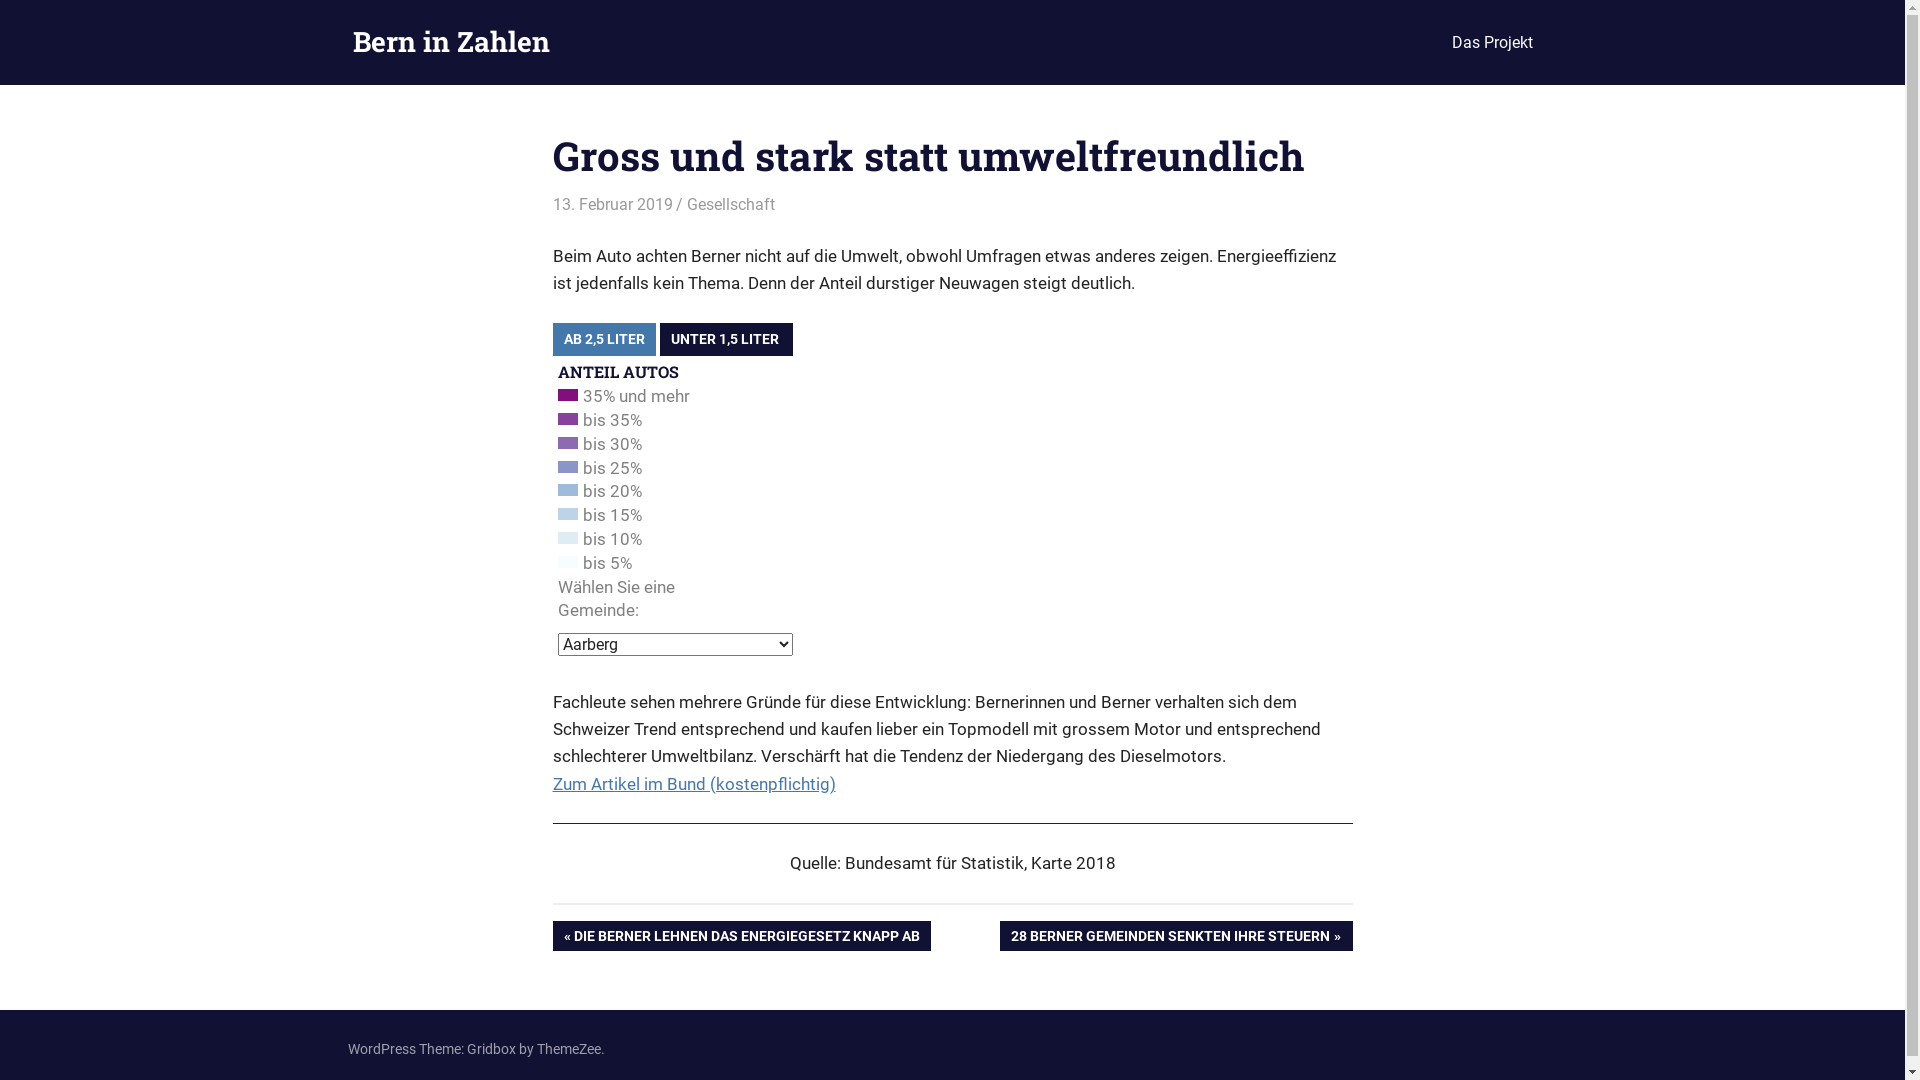  Describe the element at coordinates (610, 204) in the screenshot. I see `'13. Februar 2019'` at that location.